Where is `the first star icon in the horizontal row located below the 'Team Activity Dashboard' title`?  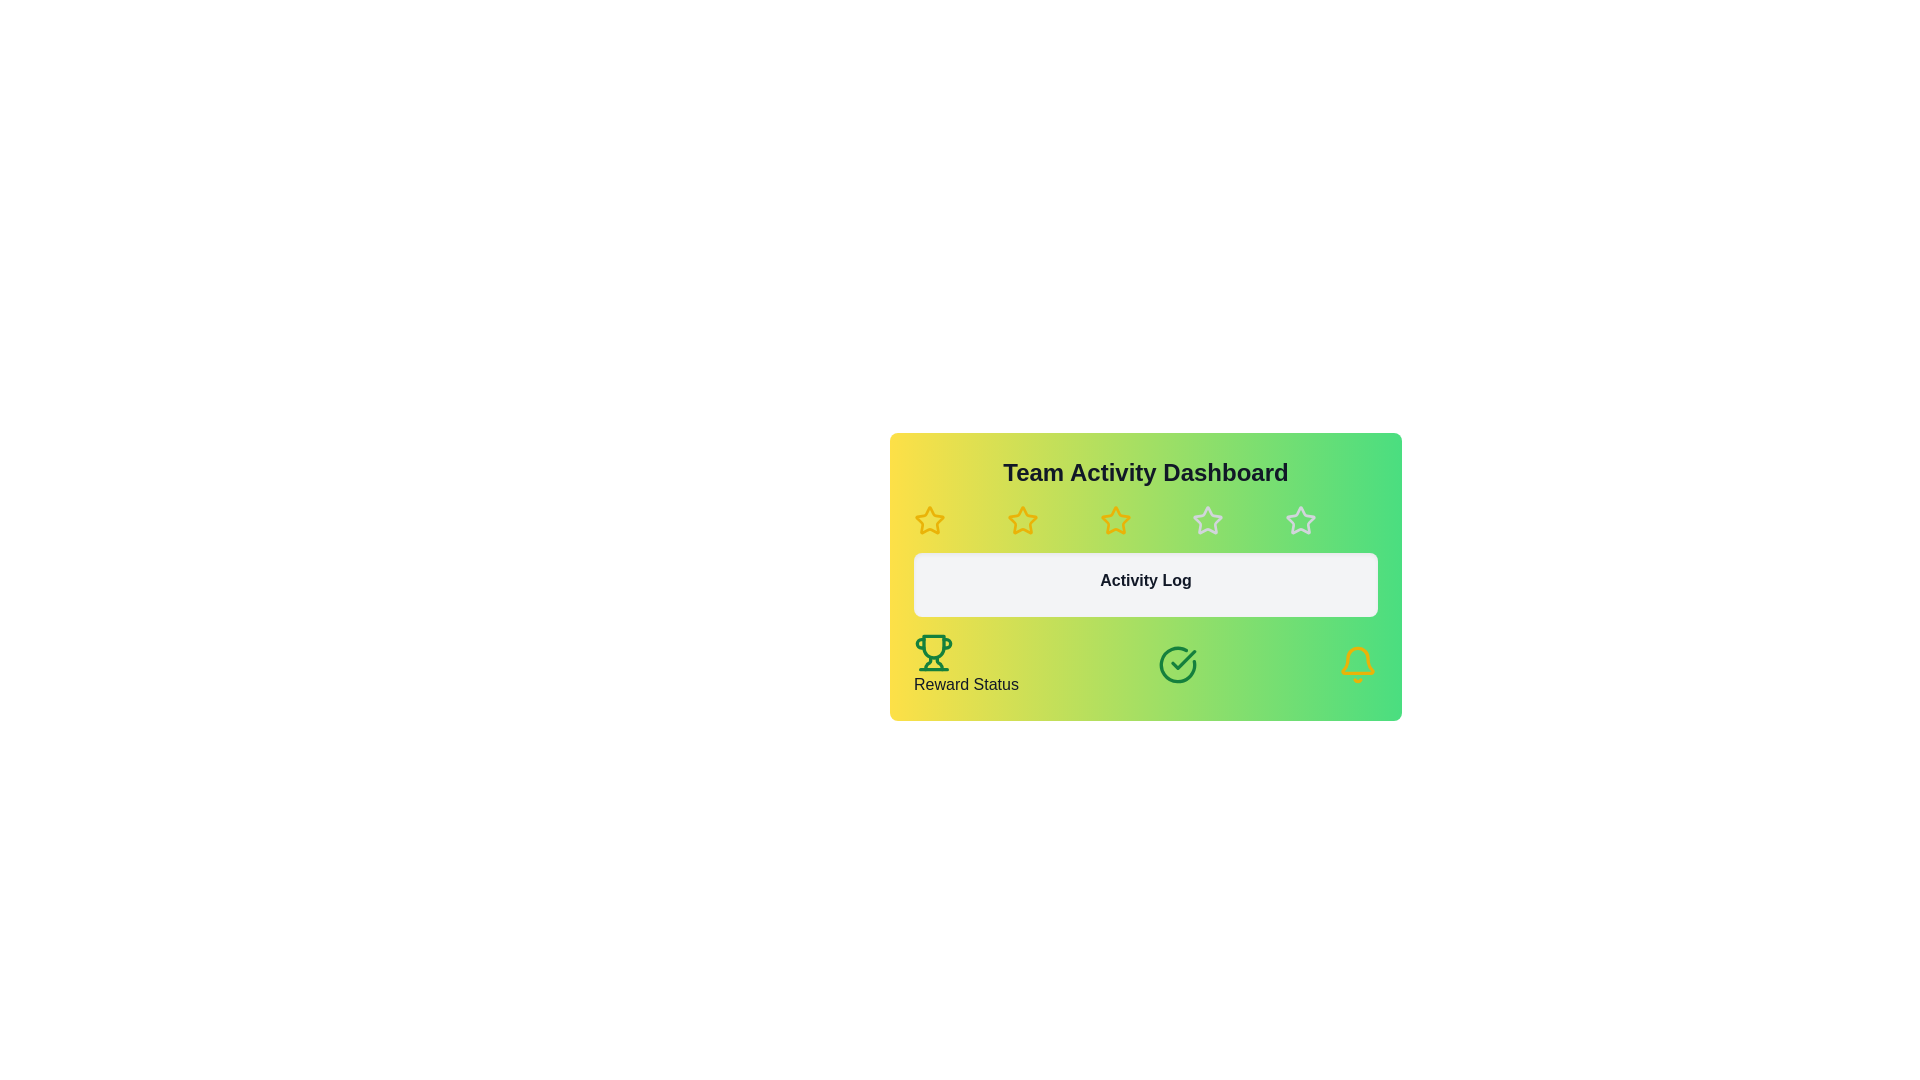 the first star icon in the horizontal row located below the 'Team Activity Dashboard' title is located at coordinates (929, 519).